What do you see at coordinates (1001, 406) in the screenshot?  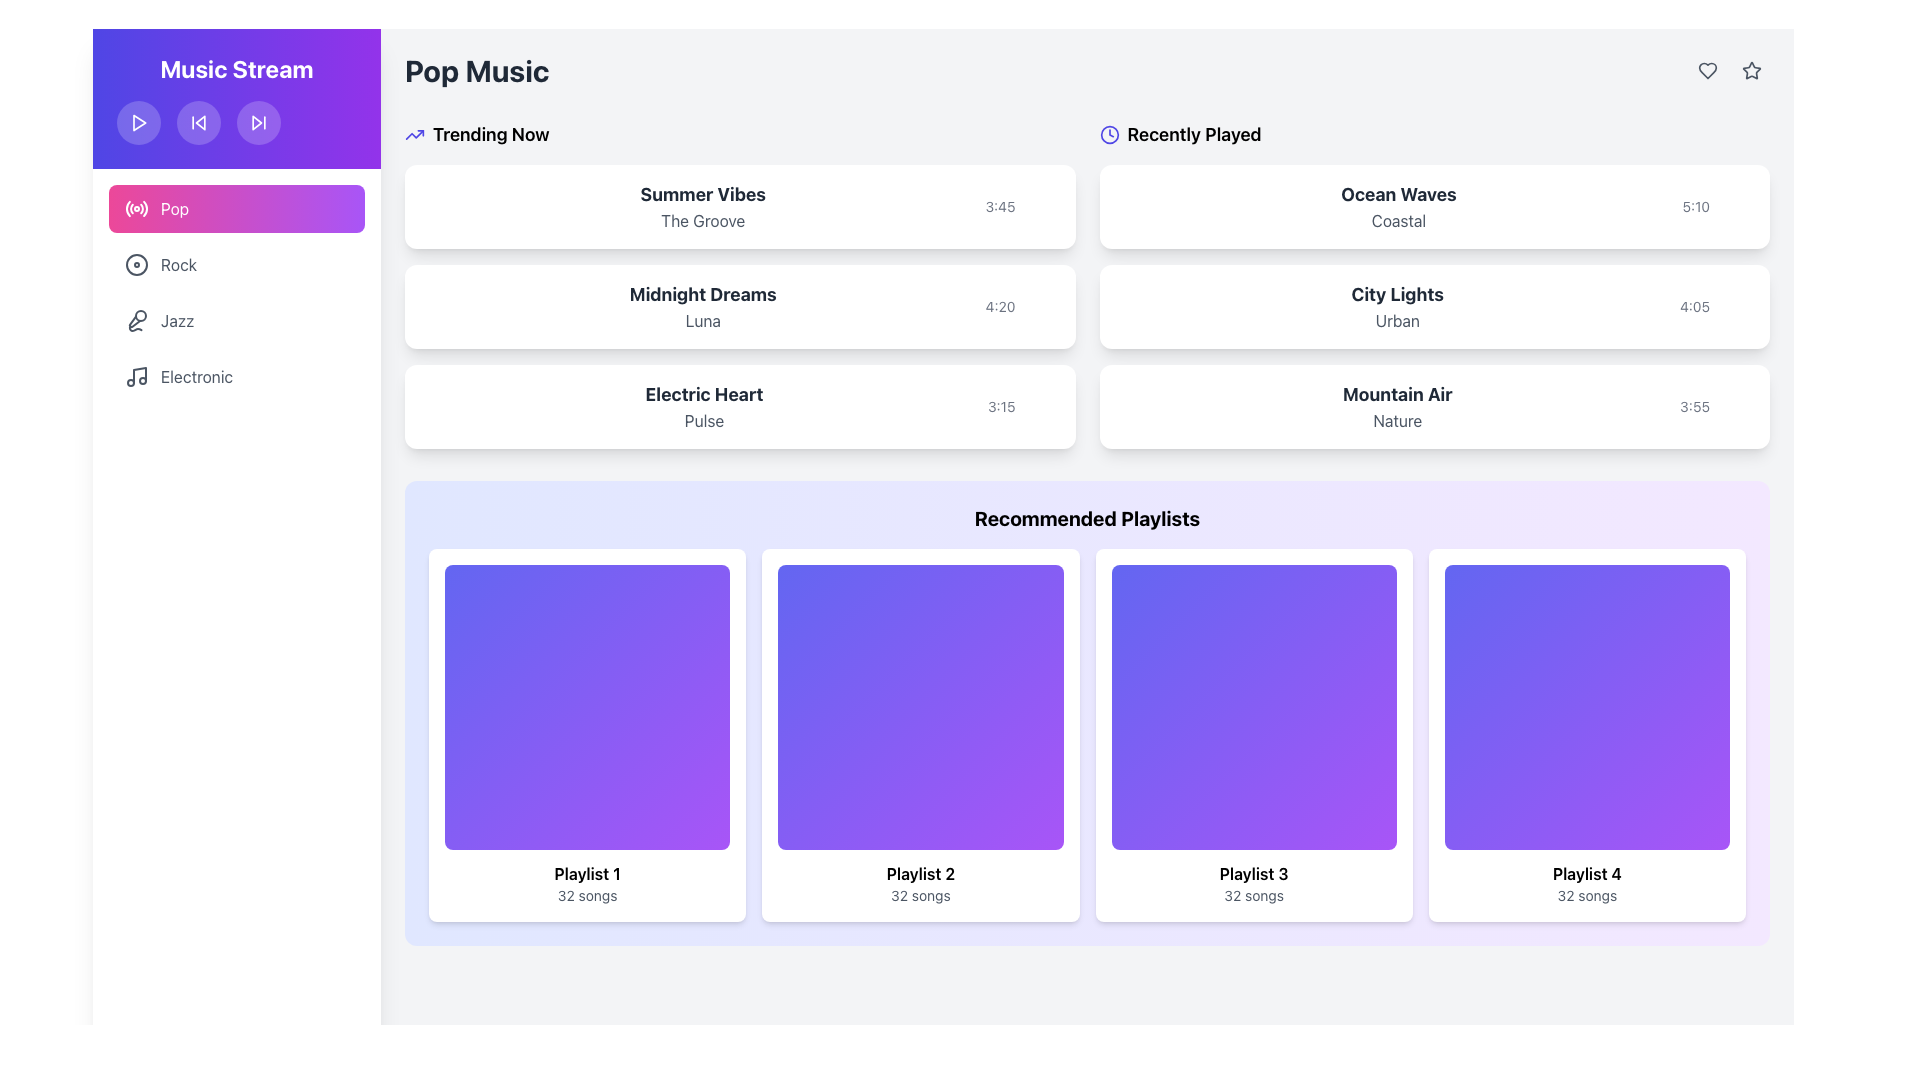 I see `text label displaying the time '3:15' located in the 'Trending Now' section of the 'Electric Heart' song entry on the right side, adjacent to other elements` at bounding box center [1001, 406].